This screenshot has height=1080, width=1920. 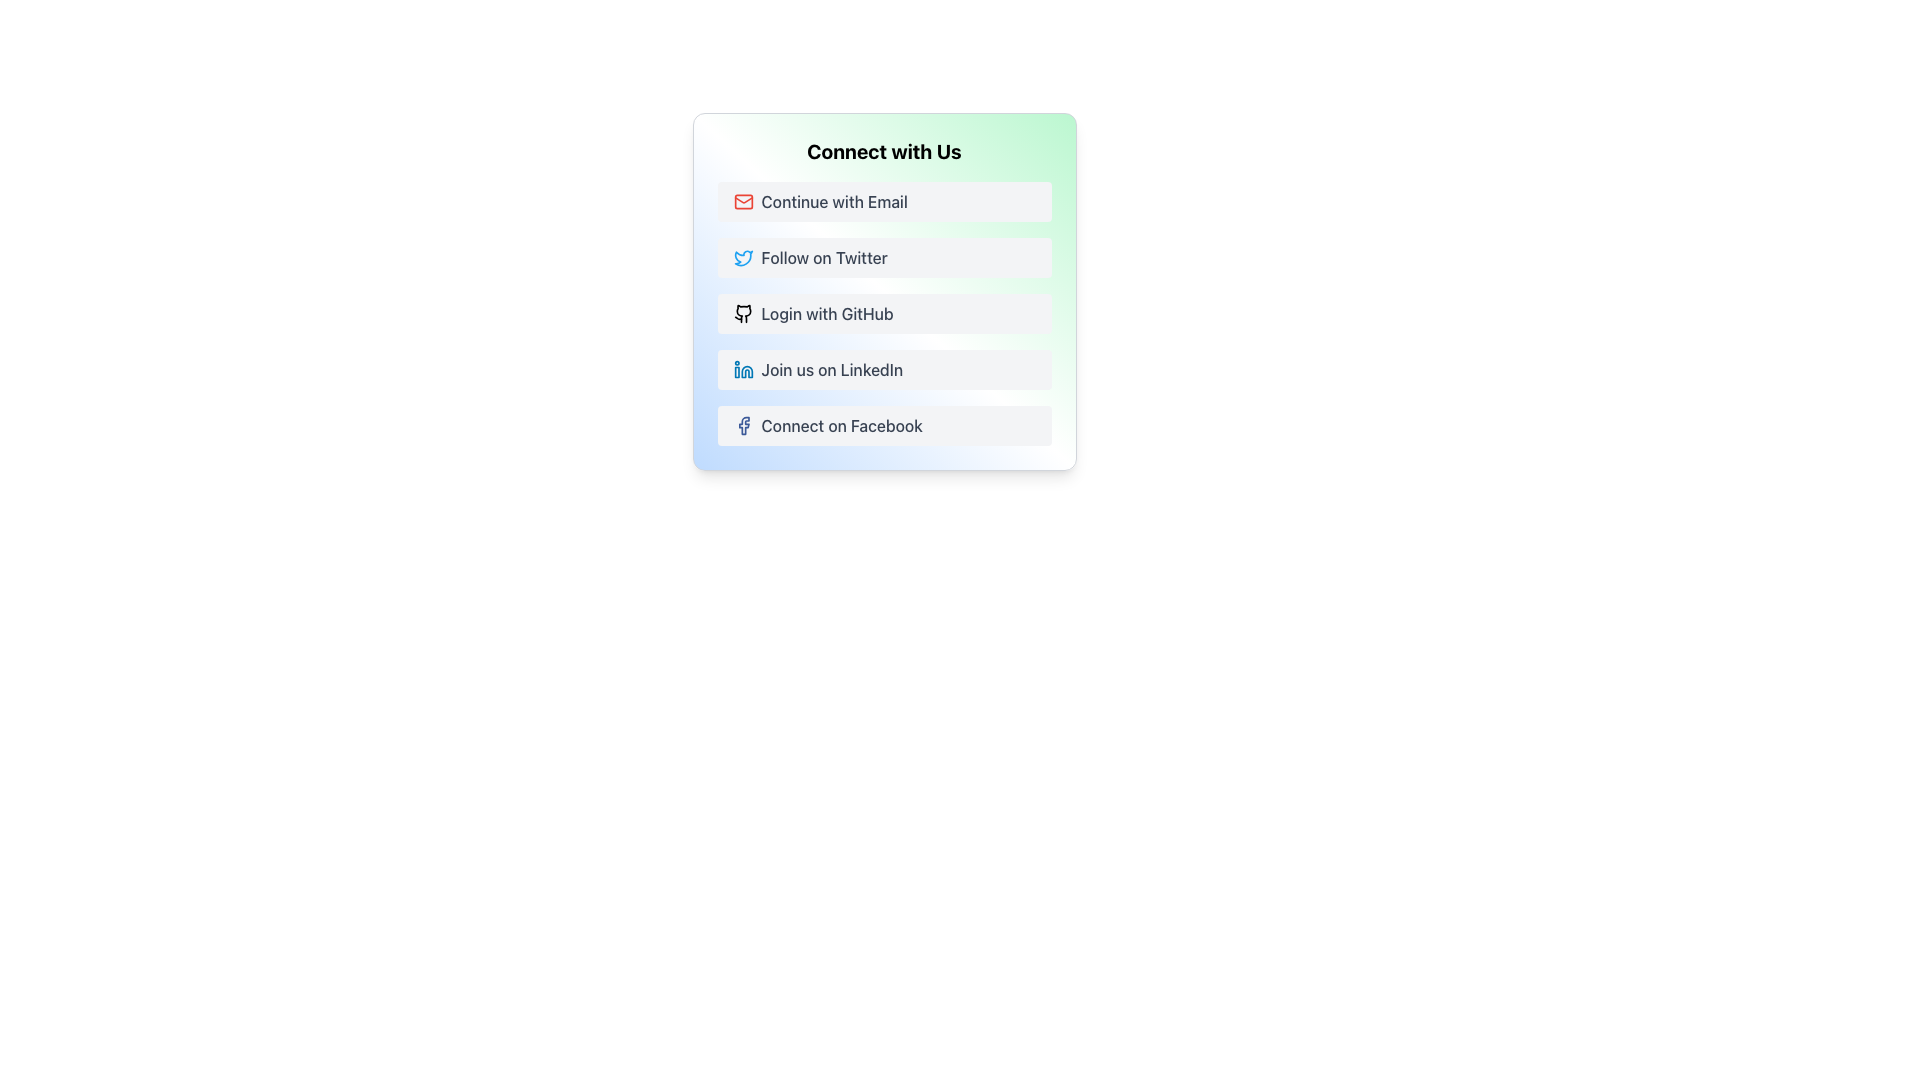 What do you see at coordinates (883, 370) in the screenshot?
I see `the 'Join us on LinkedIn' button, which has a light gray background with rounded corners and features a blue LinkedIn logo icon on the left` at bounding box center [883, 370].